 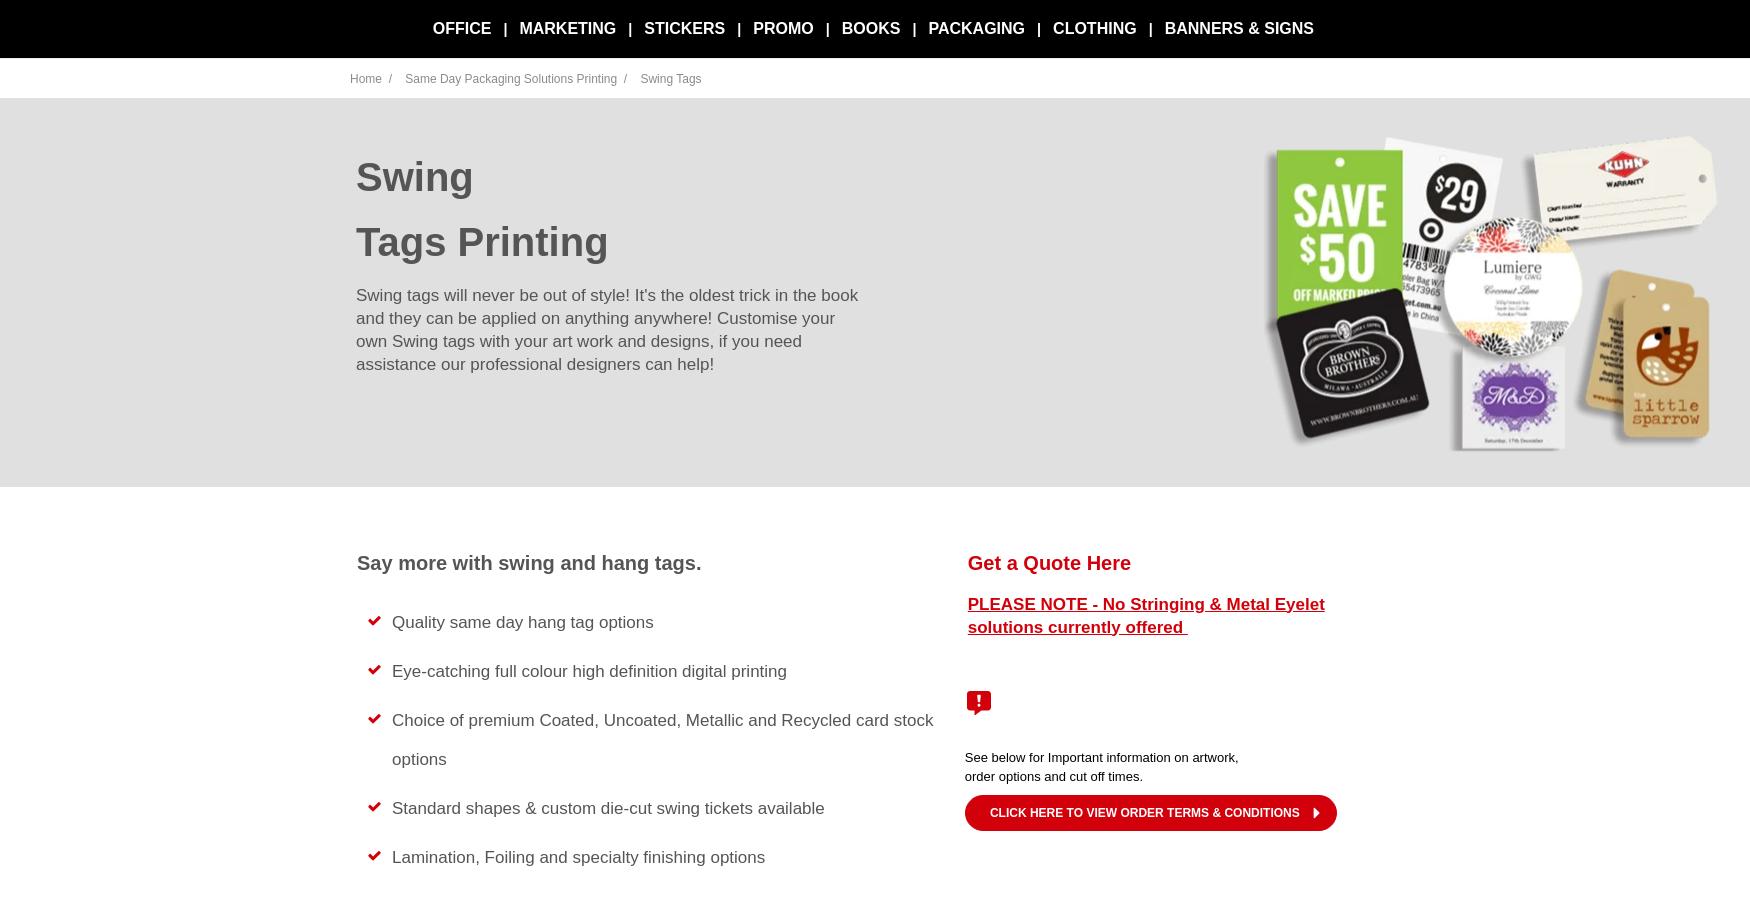 What do you see at coordinates (481, 240) in the screenshot?
I see `'Tags Printing'` at bounding box center [481, 240].